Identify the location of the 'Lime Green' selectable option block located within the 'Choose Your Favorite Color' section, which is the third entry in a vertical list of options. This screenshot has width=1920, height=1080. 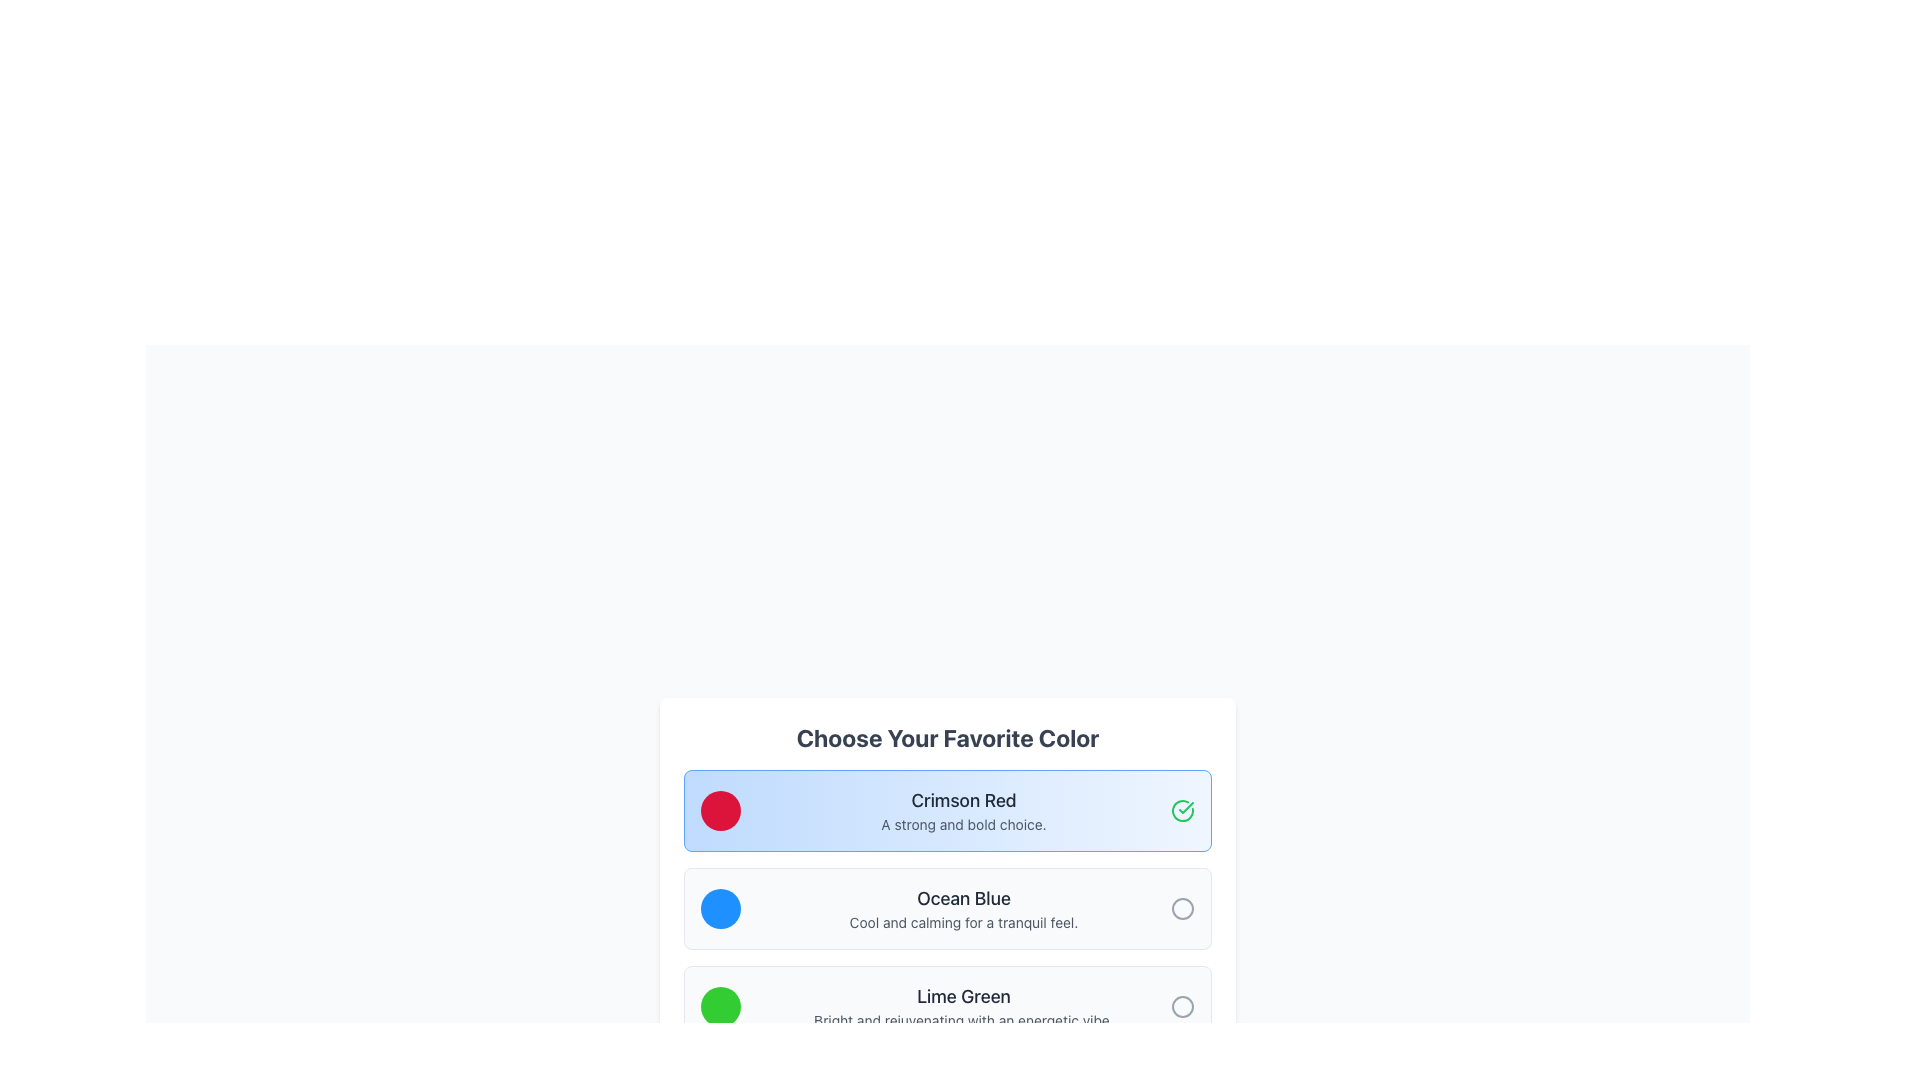
(947, 1006).